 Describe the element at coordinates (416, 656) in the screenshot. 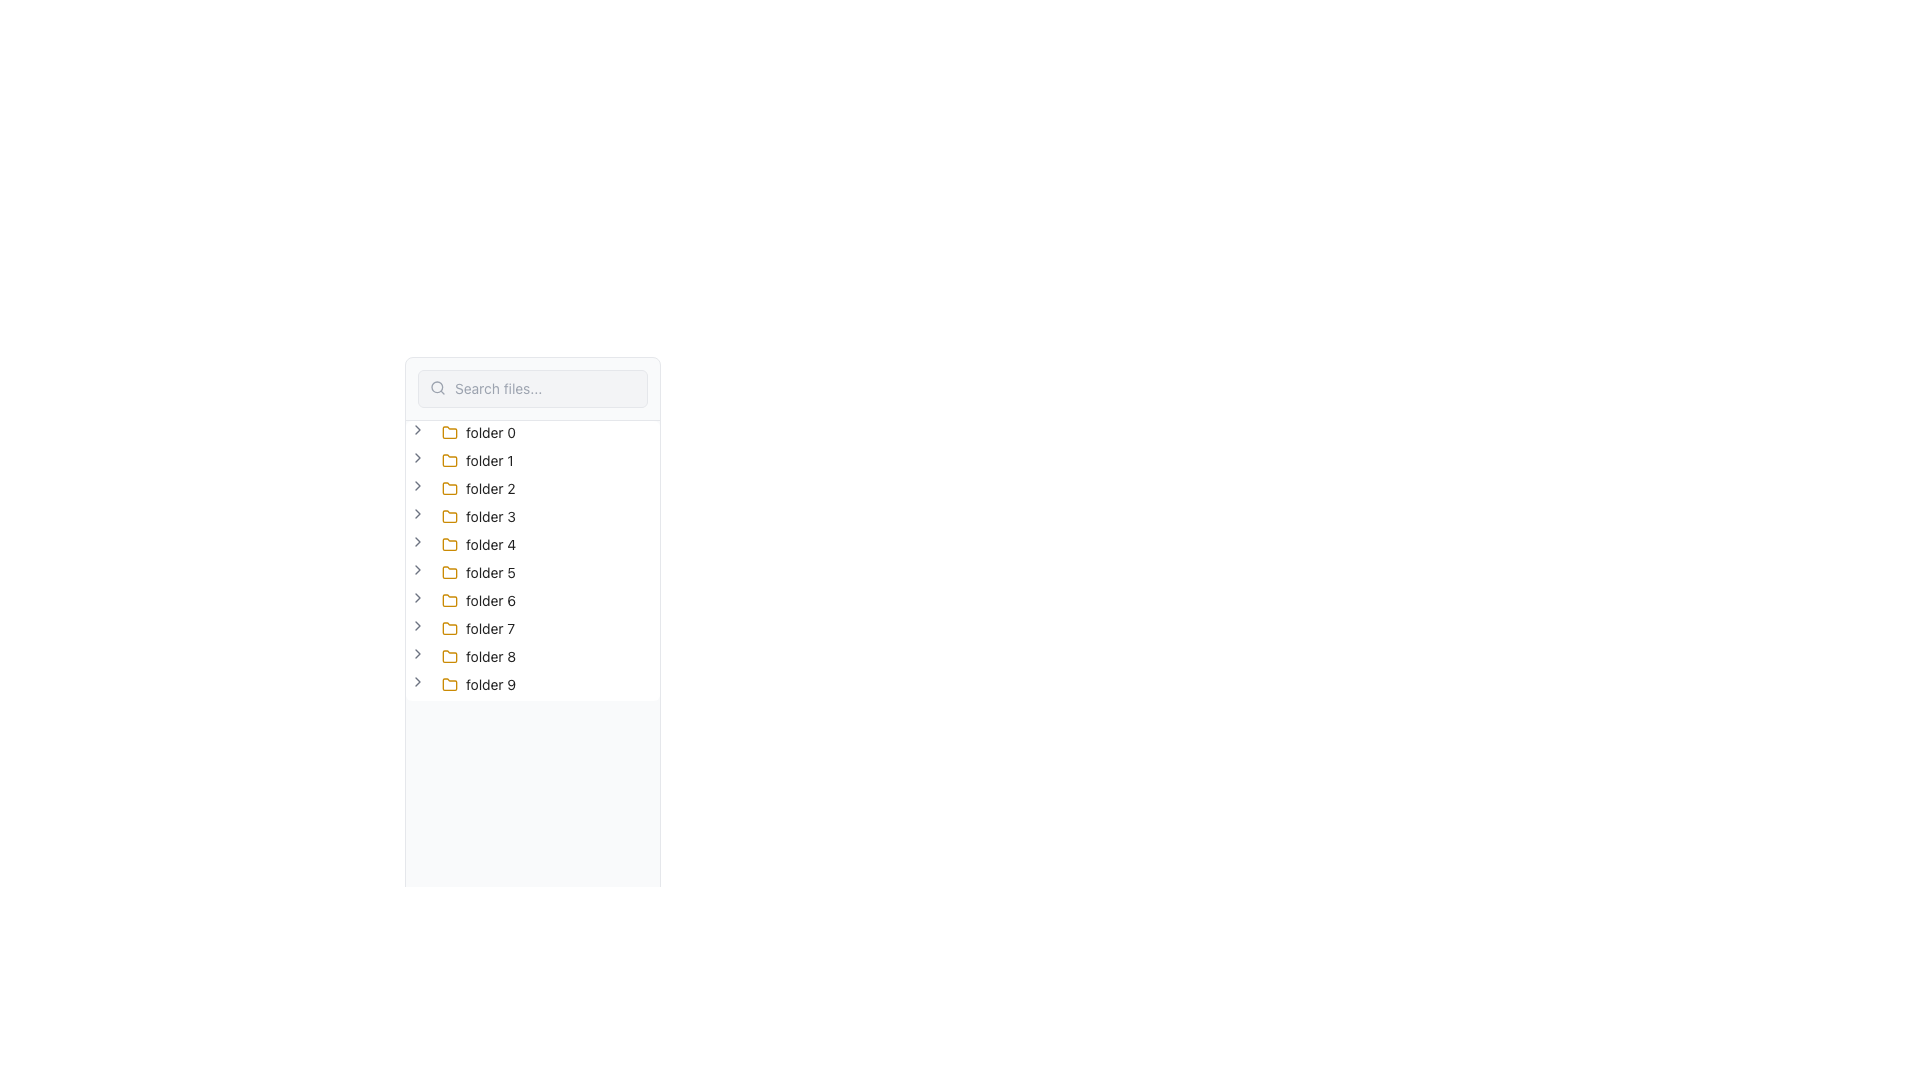

I see `the chevron icon pointing to the right, located to the left of the label 'folder 8'` at that location.